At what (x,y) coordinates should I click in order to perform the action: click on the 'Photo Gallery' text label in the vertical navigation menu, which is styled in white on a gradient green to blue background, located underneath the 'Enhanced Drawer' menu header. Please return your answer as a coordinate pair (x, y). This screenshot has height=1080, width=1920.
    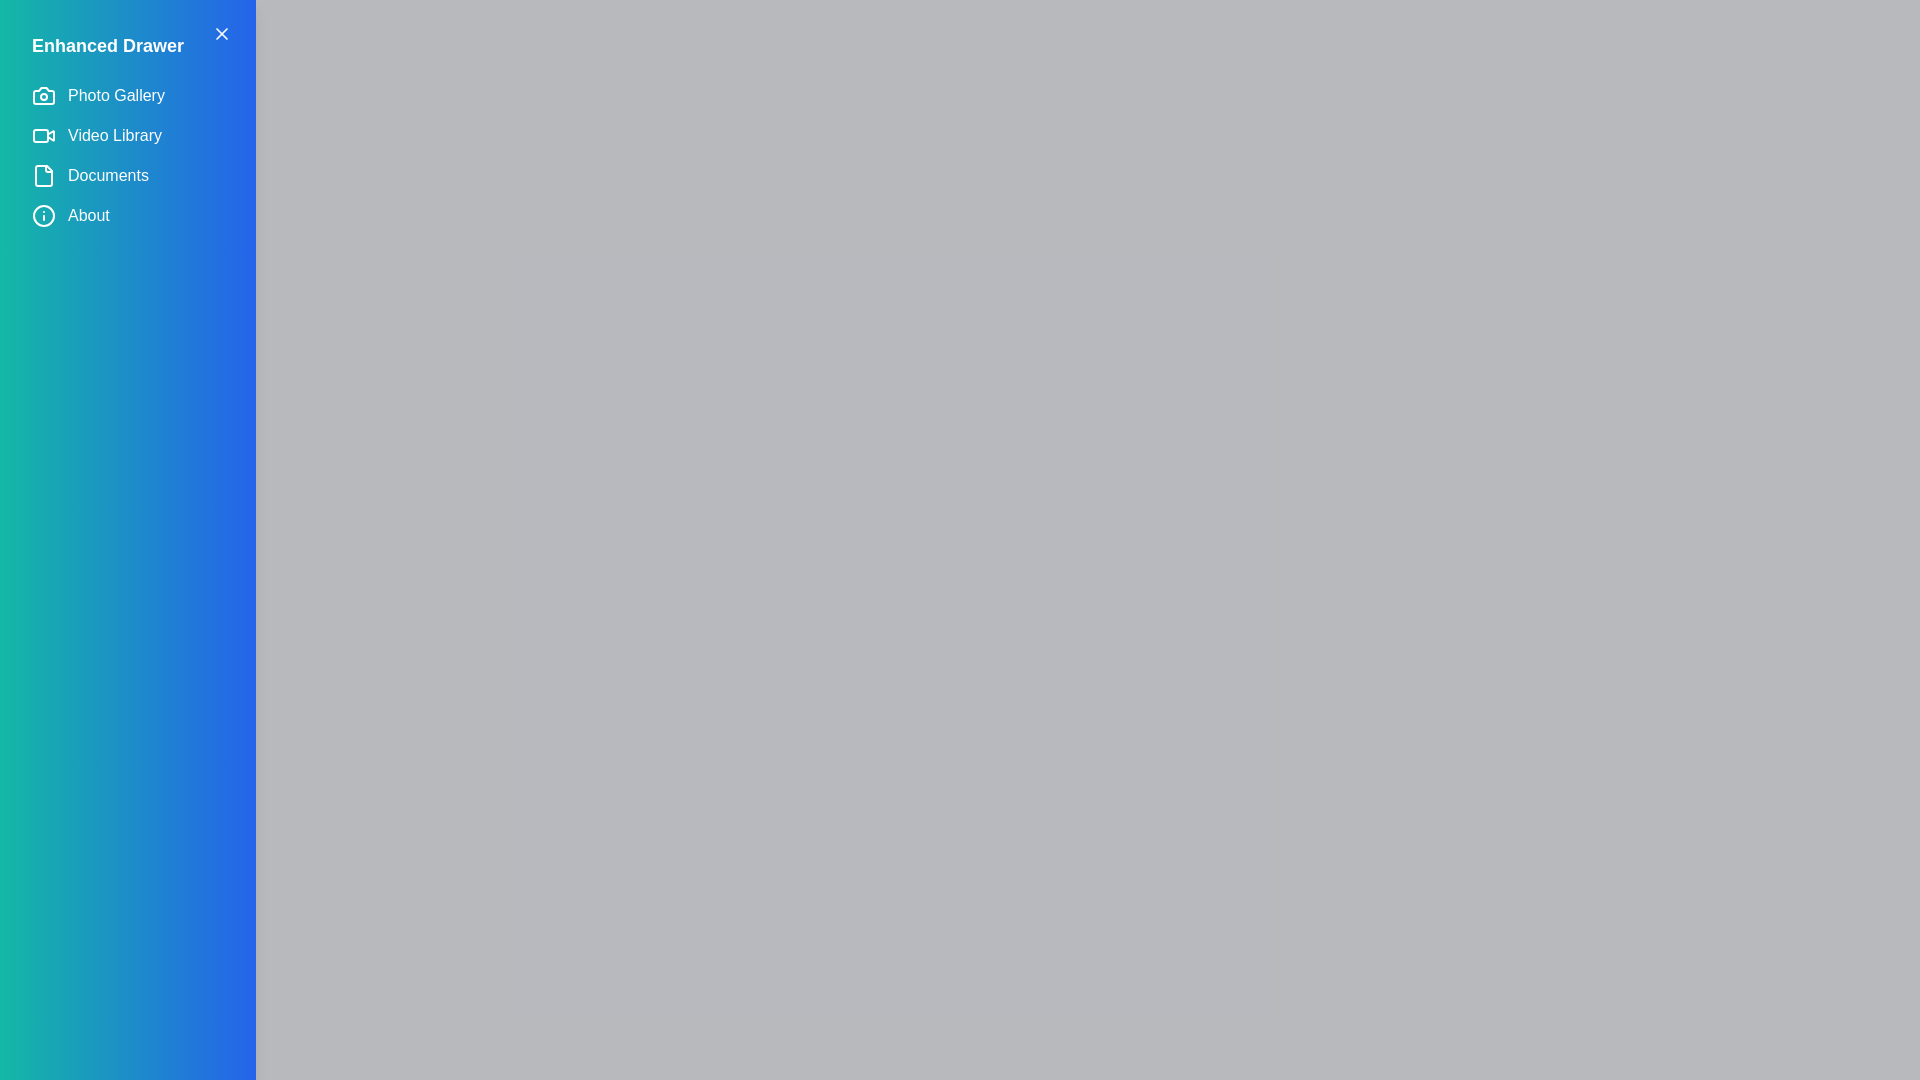
    Looking at the image, I should click on (115, 96).